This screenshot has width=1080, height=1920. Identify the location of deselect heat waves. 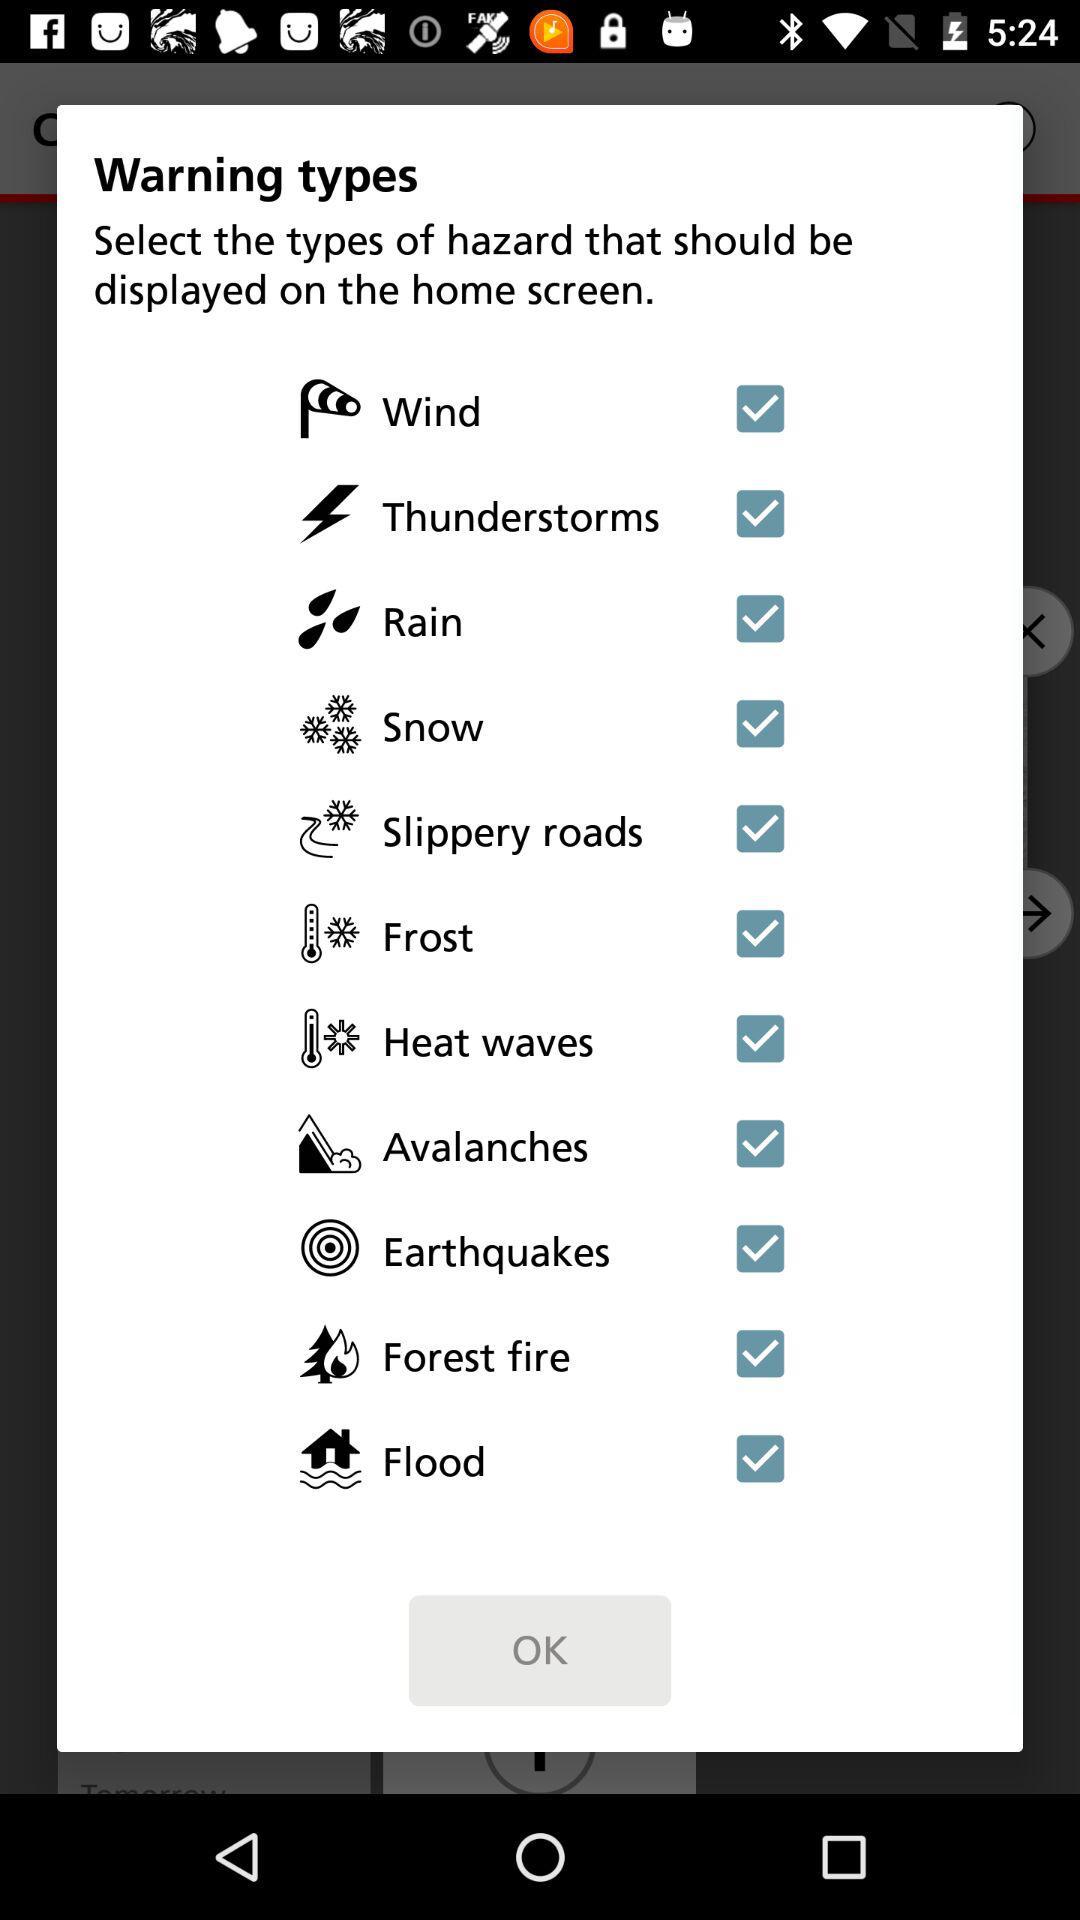
(760, 1038).